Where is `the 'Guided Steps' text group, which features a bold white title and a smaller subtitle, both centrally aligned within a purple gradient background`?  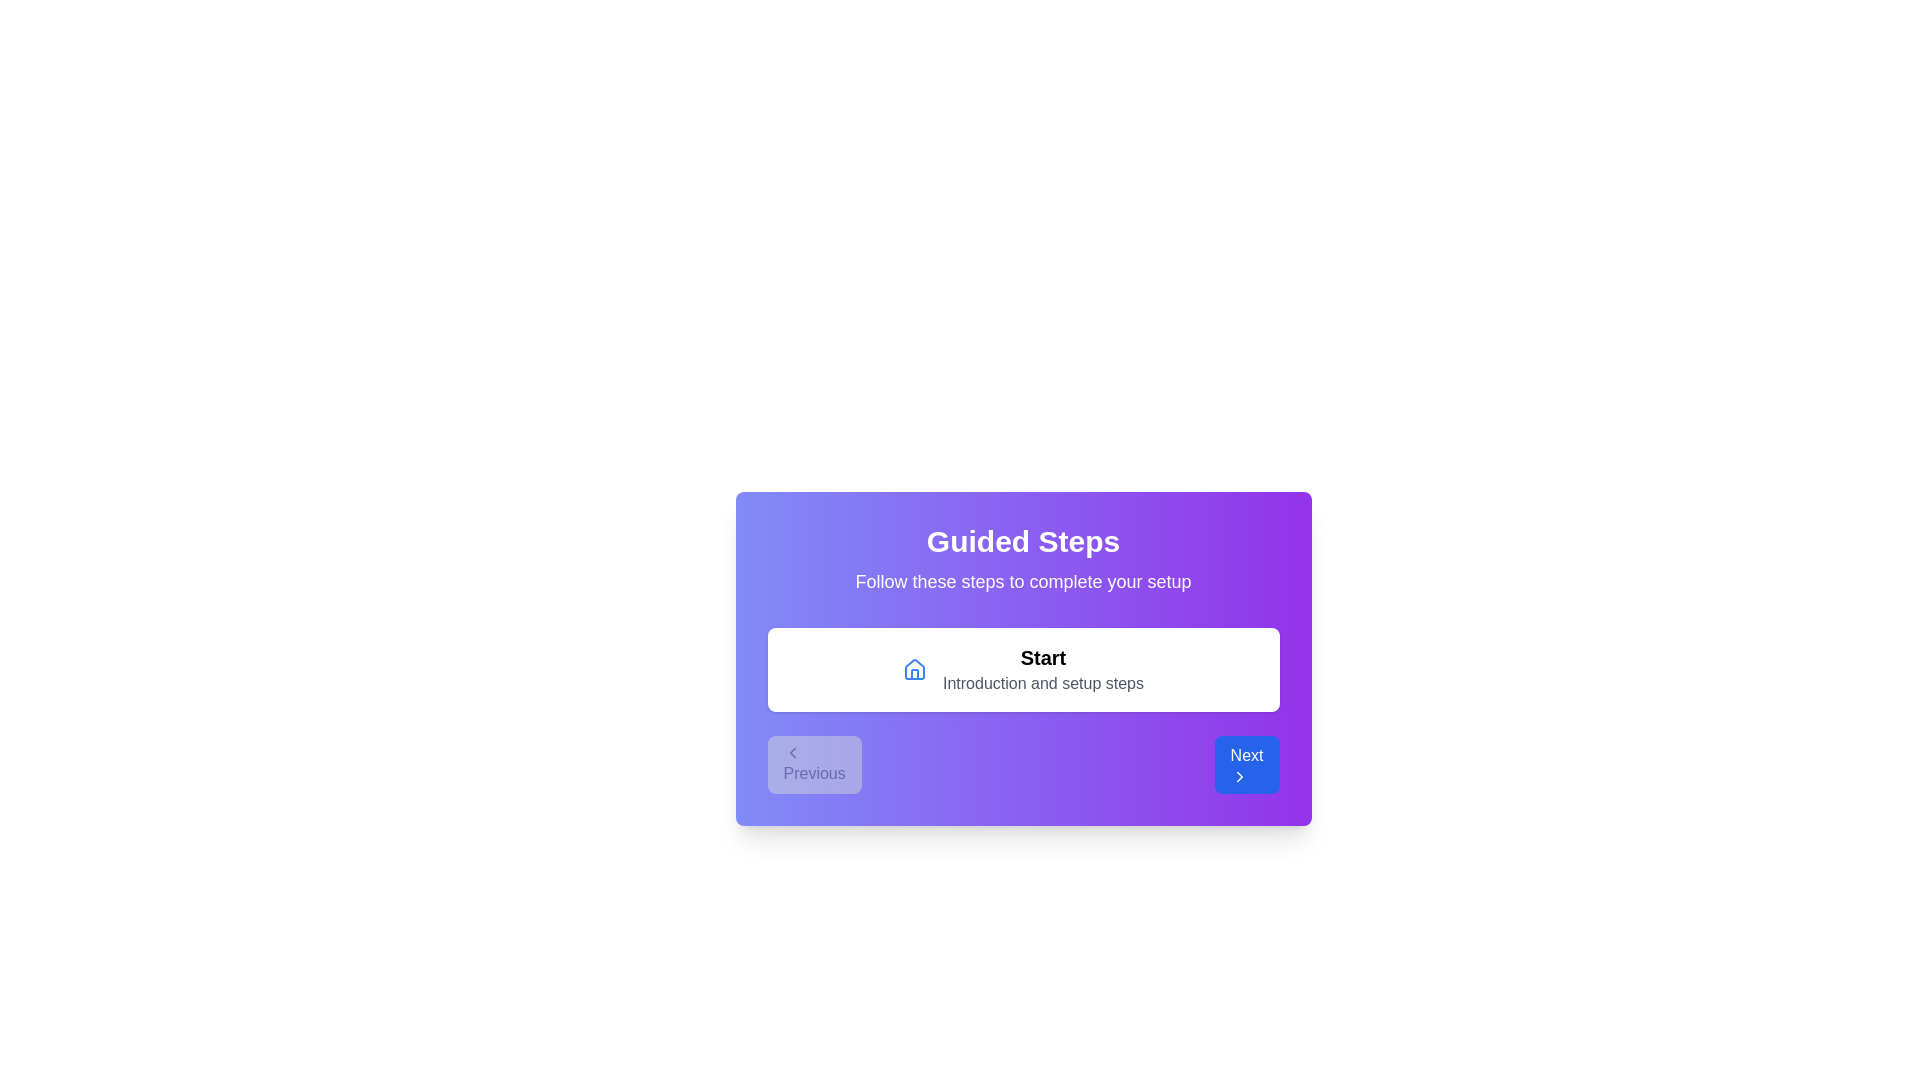 the 'Guided Steps' text group, which features a bold white title and a smaller subtitle, both centrally aligned within a purple gradient background is located at coordinates (1023, 559).